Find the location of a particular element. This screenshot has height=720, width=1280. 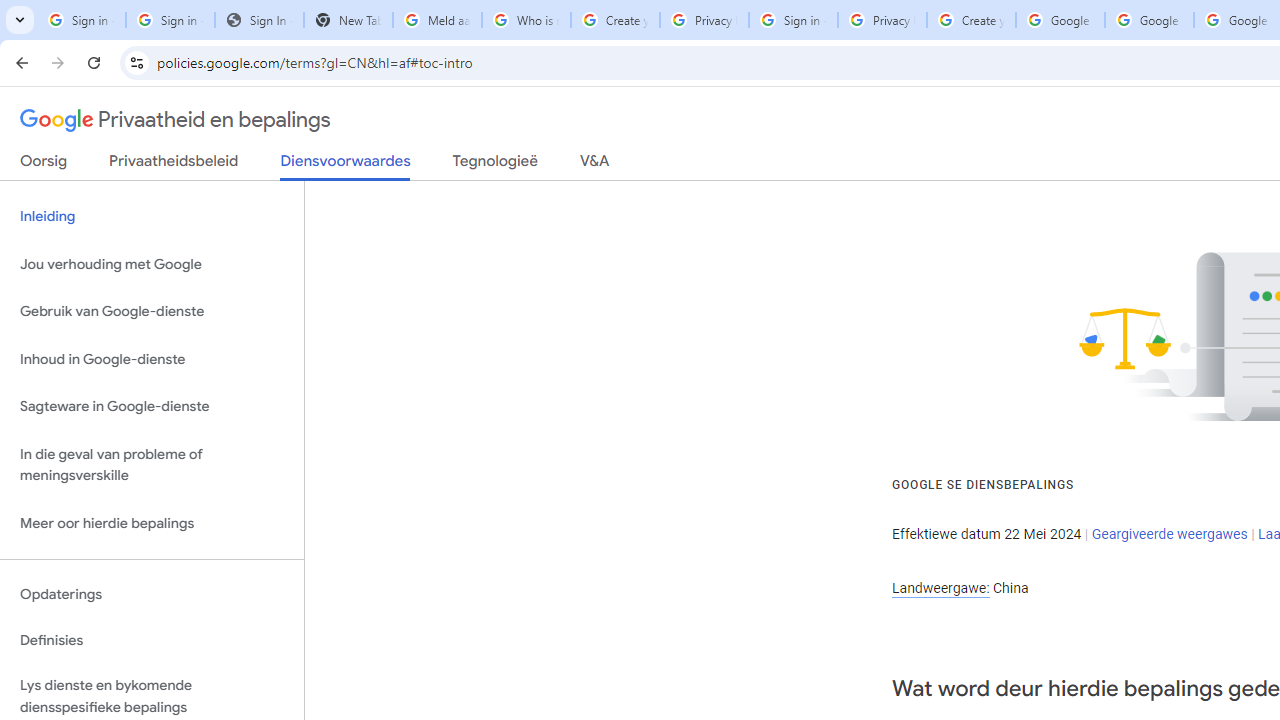

'Opdaterings' is located at coordinates (151, 593).